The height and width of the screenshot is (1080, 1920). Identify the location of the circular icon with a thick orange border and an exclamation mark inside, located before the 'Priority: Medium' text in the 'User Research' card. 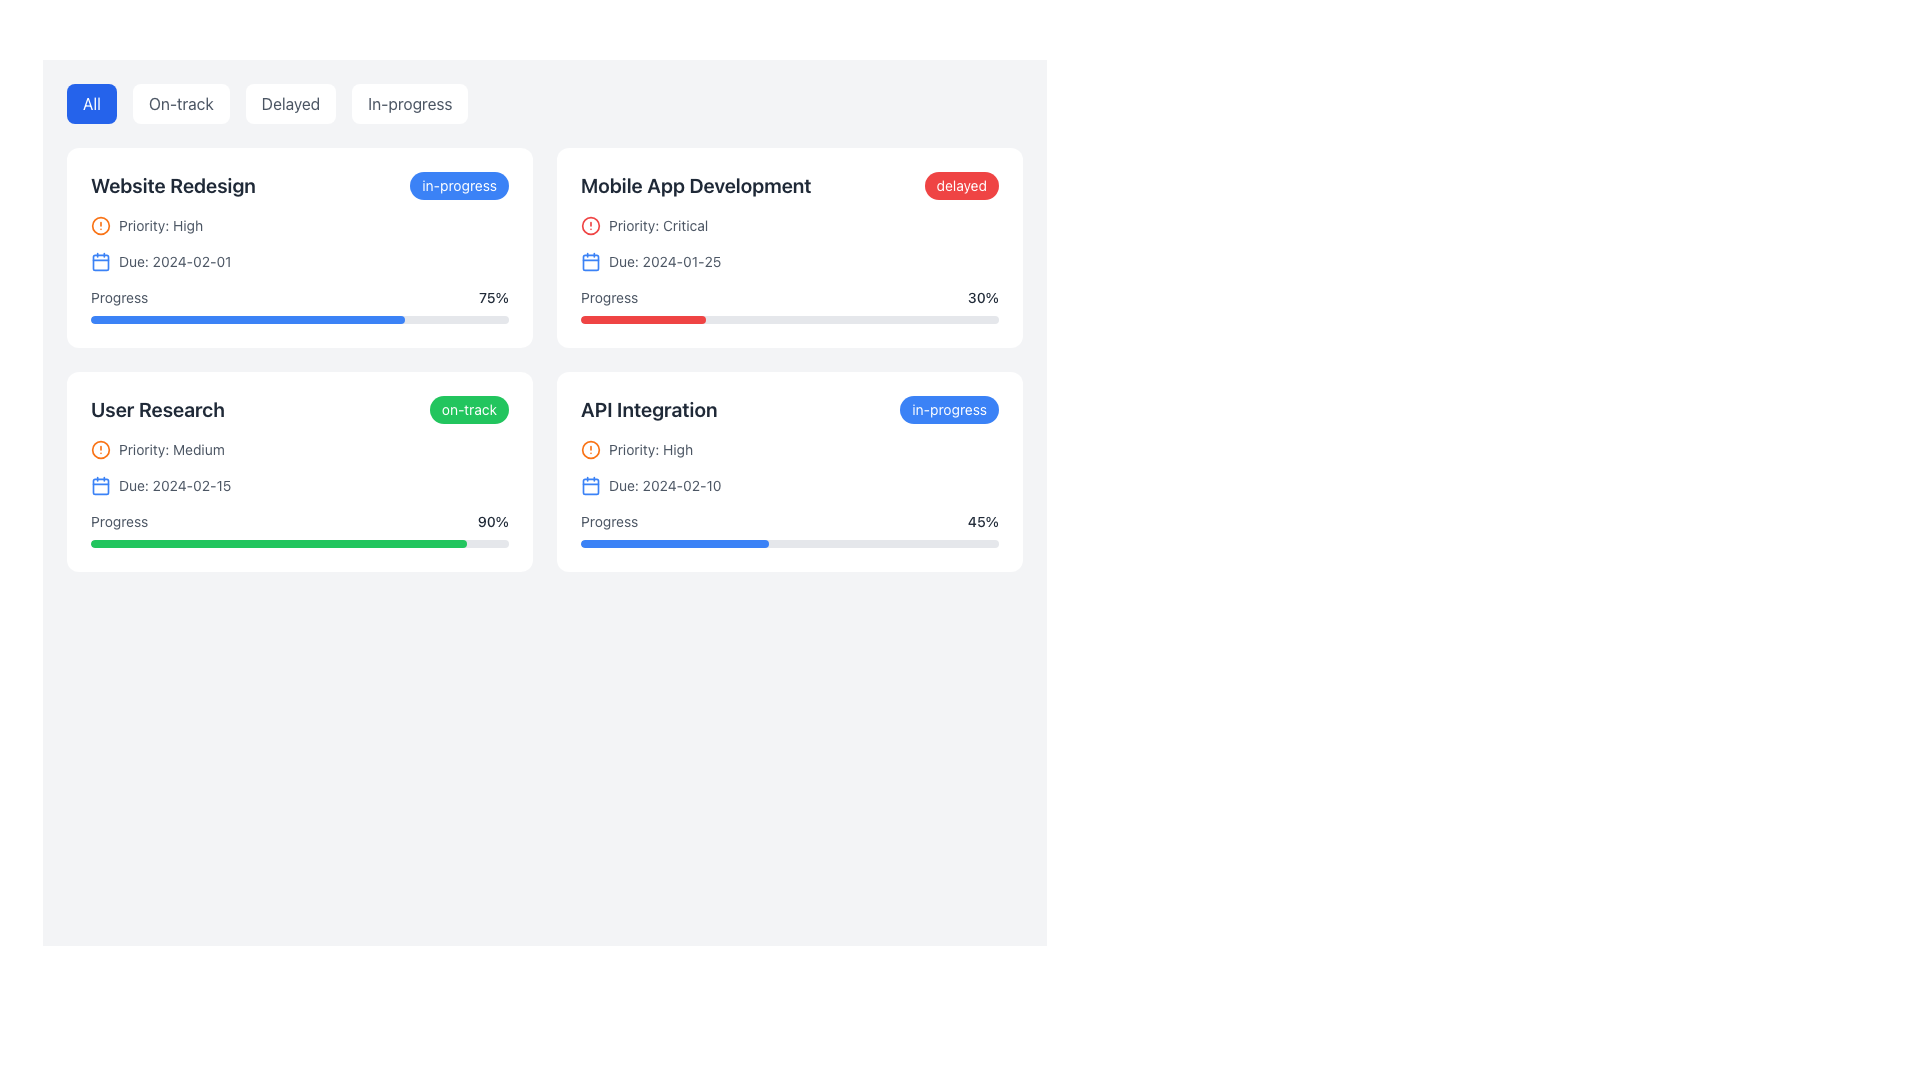
(99, 450).